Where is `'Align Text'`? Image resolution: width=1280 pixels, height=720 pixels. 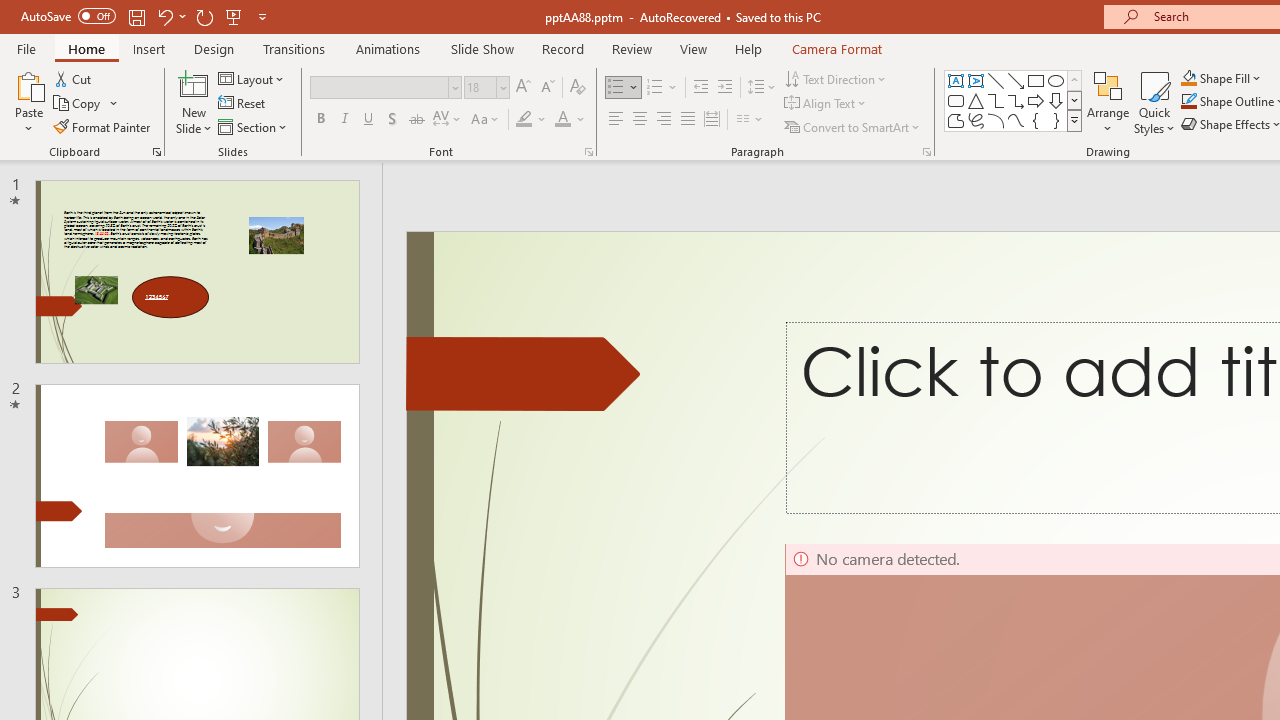
'Align Text' is located at coordinates (826, 103).